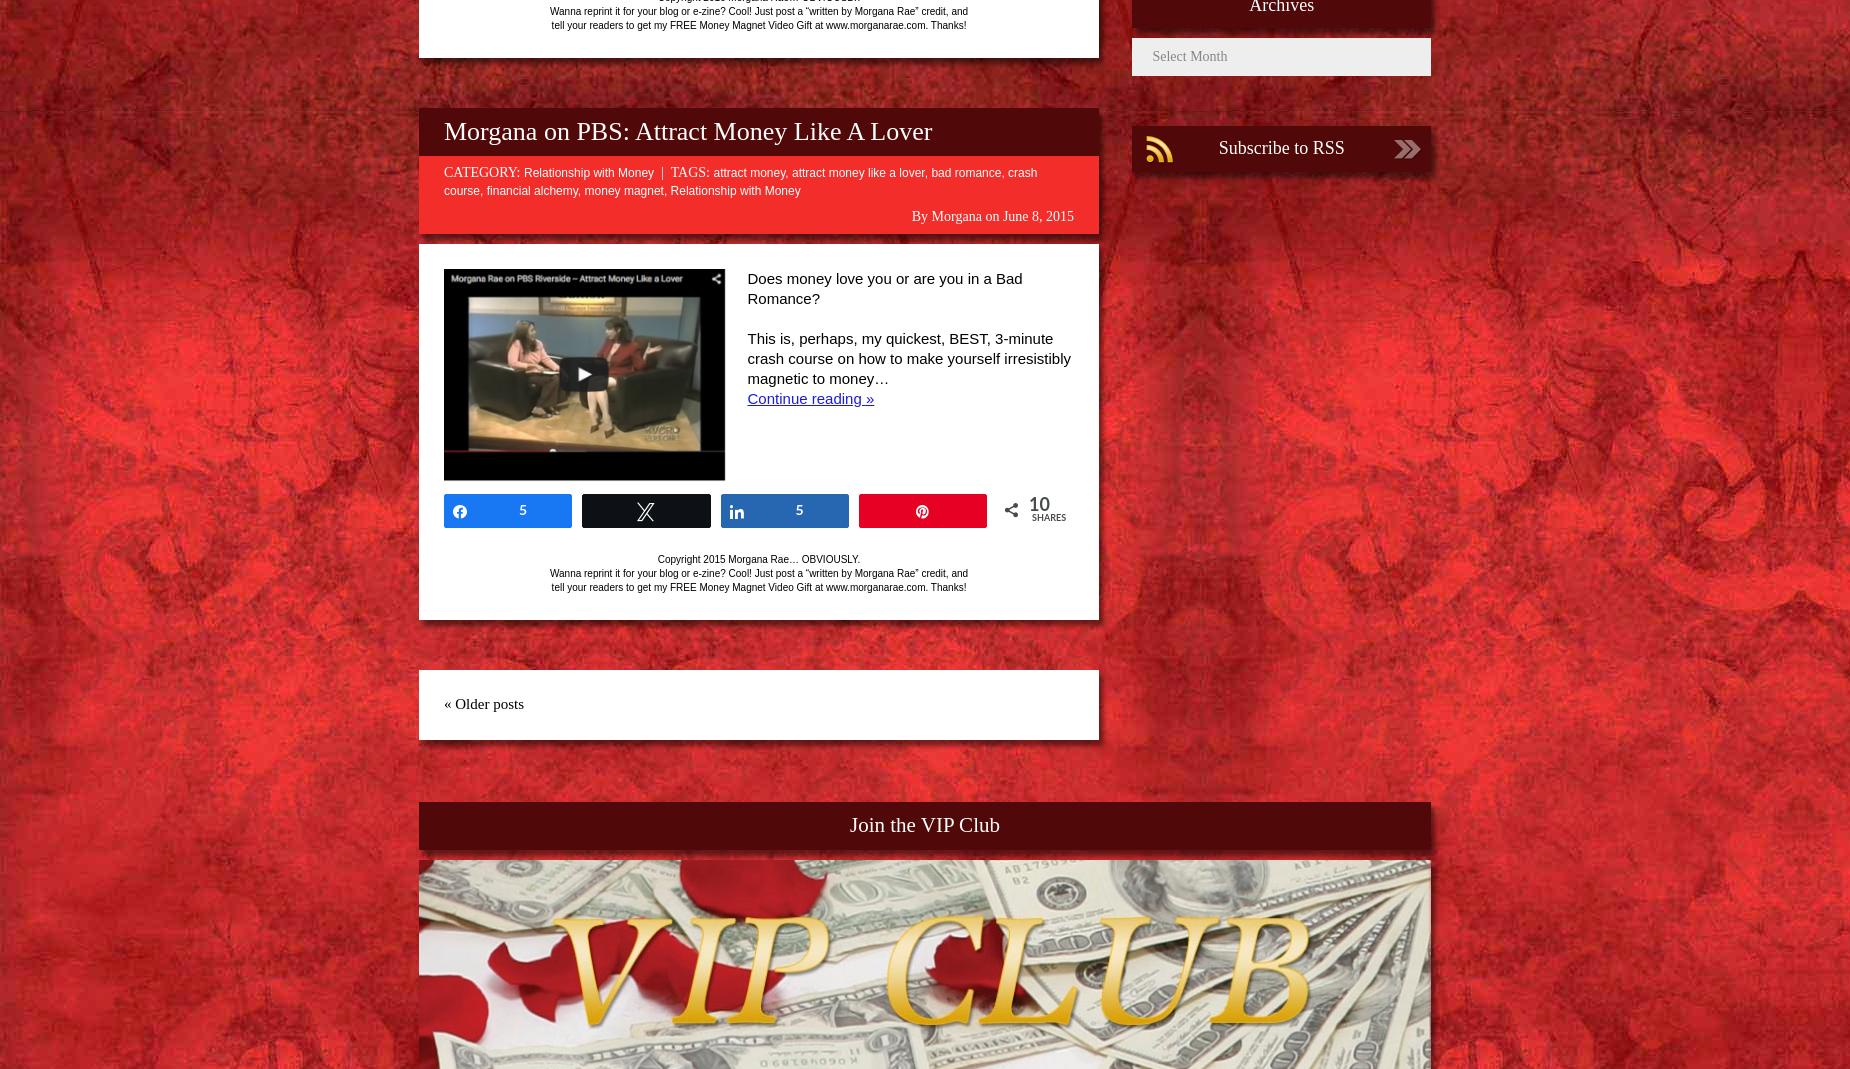 The width and height of the screenshot is (1850, 1069). I want to click on 'financial alchemy', so click(485, 191).